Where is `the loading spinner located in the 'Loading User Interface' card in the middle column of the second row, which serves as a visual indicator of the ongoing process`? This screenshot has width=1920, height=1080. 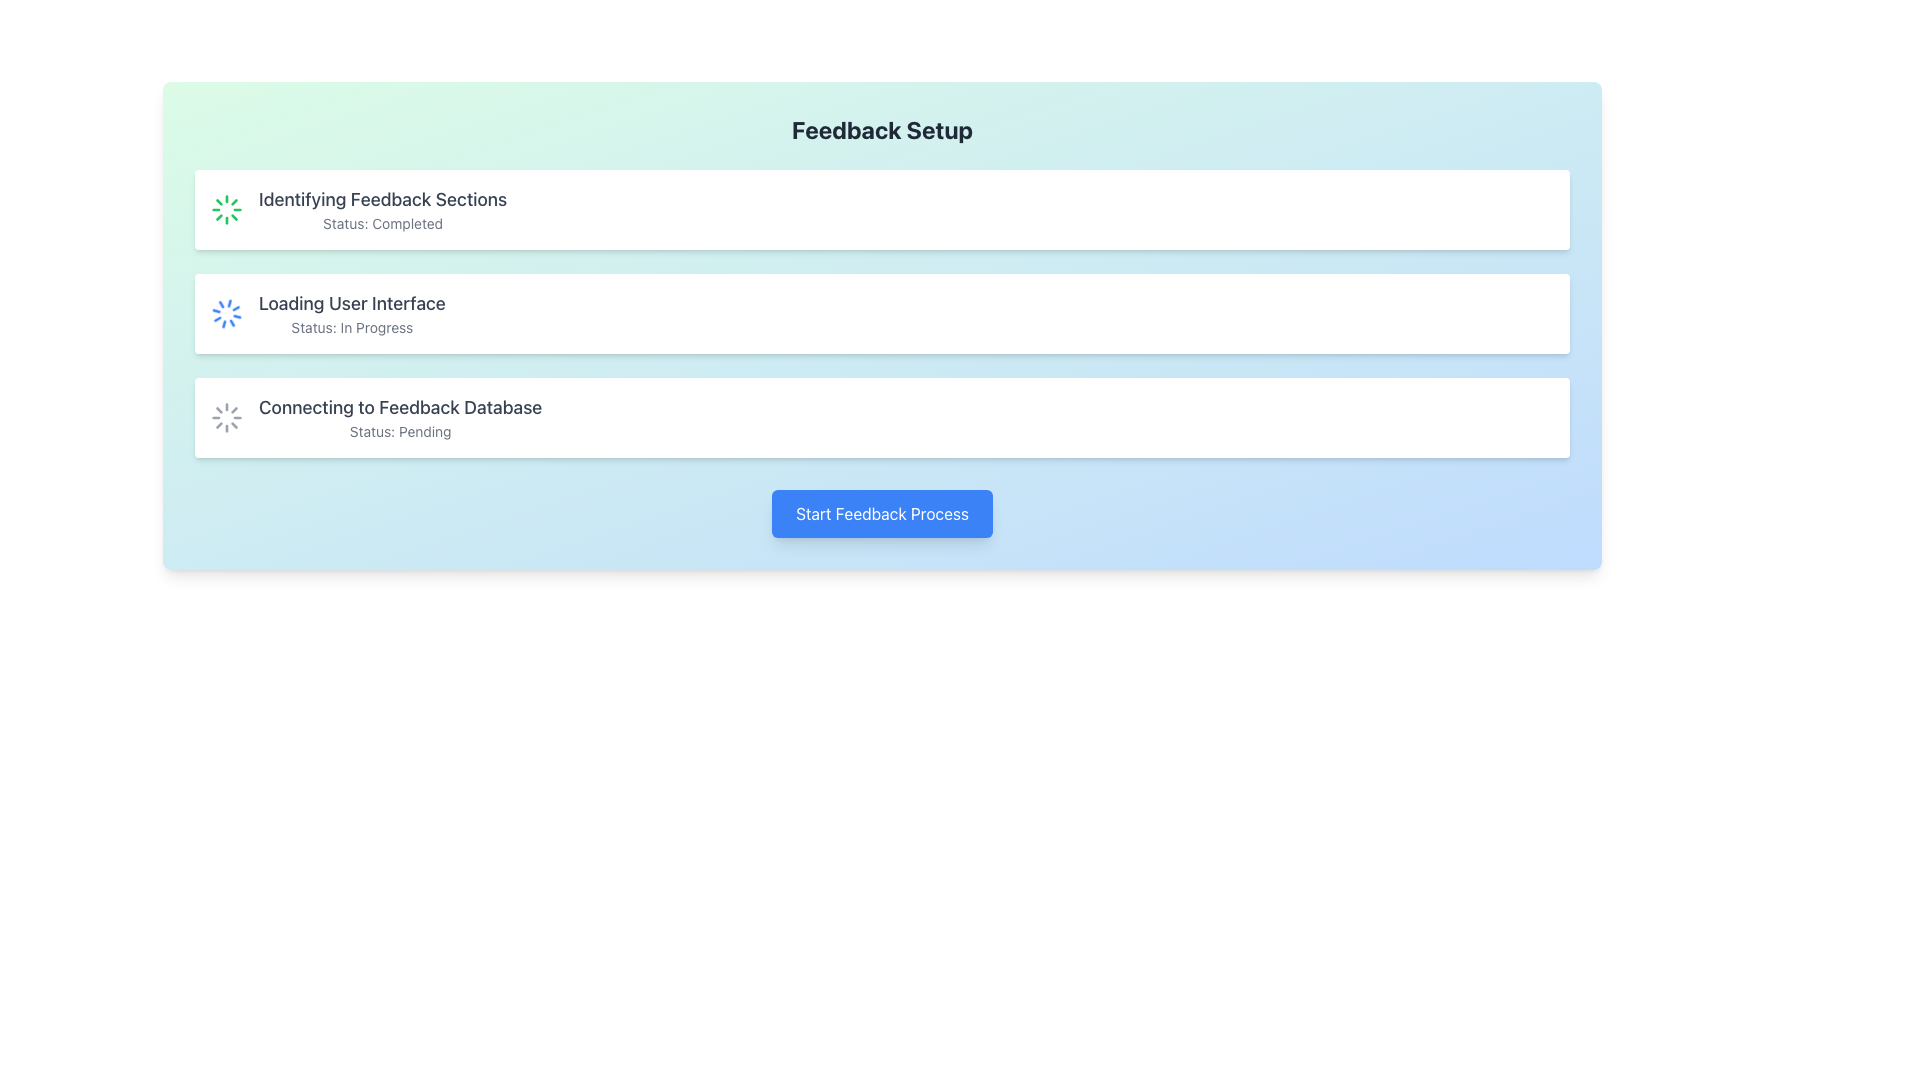
the loading spinner located in the 'Loading User Interface' card in the middle column of the second row, which serves as a visual indicator of the ongoing process is located at coordinates (226, 313).